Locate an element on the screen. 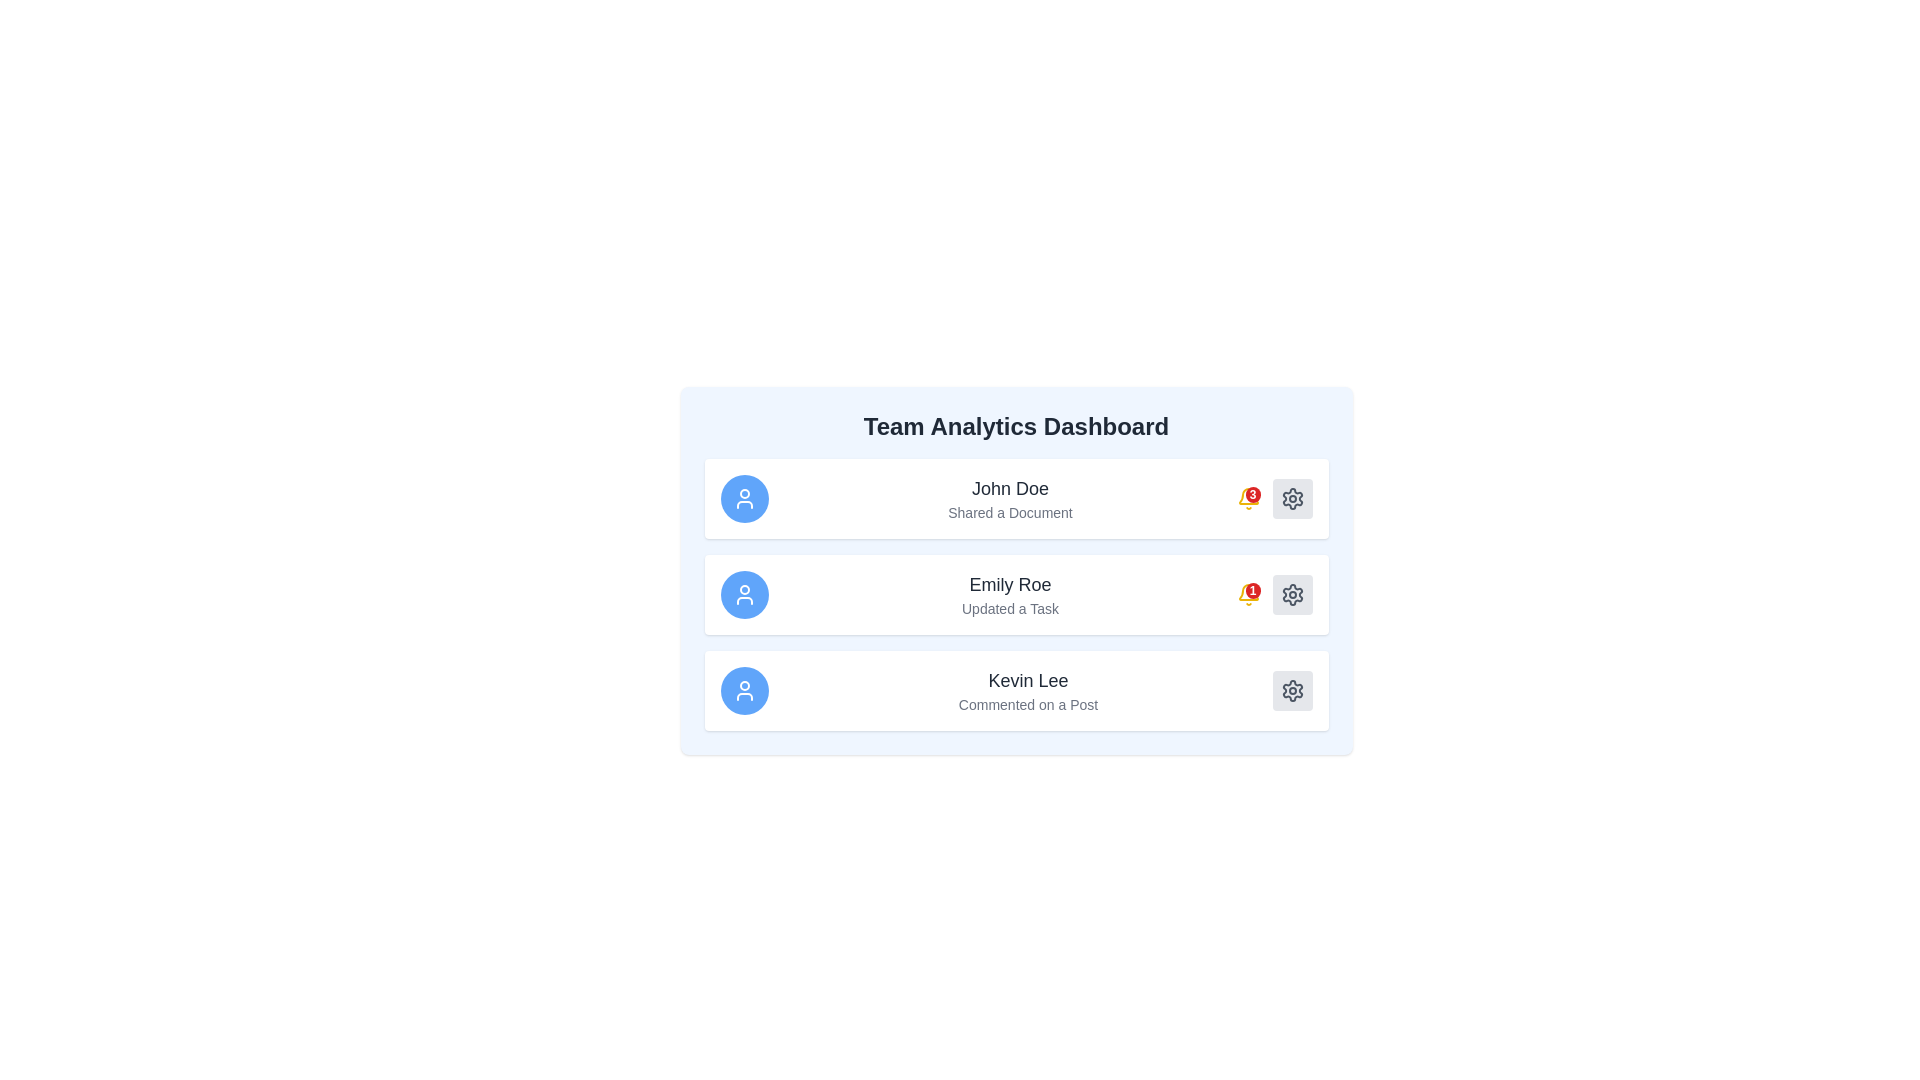  the settings button located to the far right of the 'John Doe' row in the 'Team Analytics Dashboard' is located at coordinates (1292, 497).